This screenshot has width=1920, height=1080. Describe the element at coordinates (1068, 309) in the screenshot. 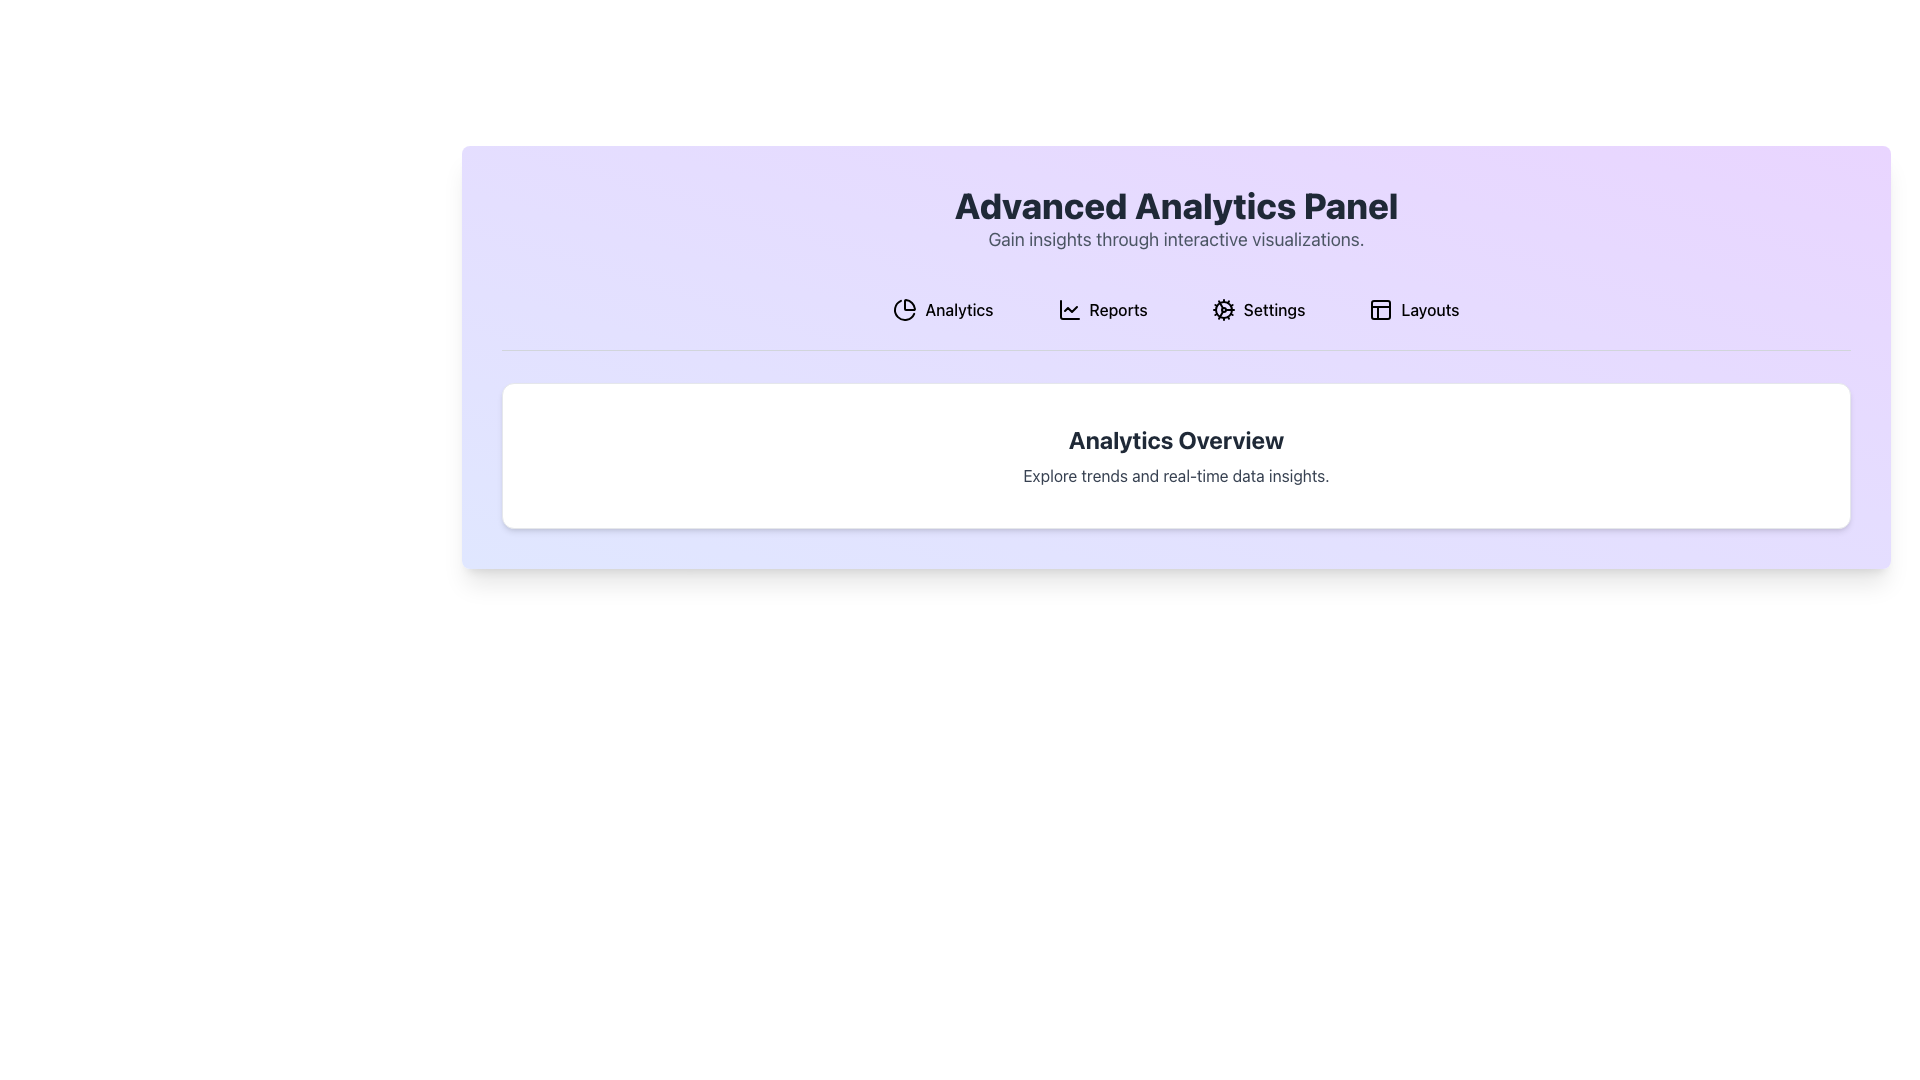

I see `the Reports icon located in the main navigation bar, adjacent to the Reports label, which visually indicates the functionality of viewing or interacting with reports` at that location.